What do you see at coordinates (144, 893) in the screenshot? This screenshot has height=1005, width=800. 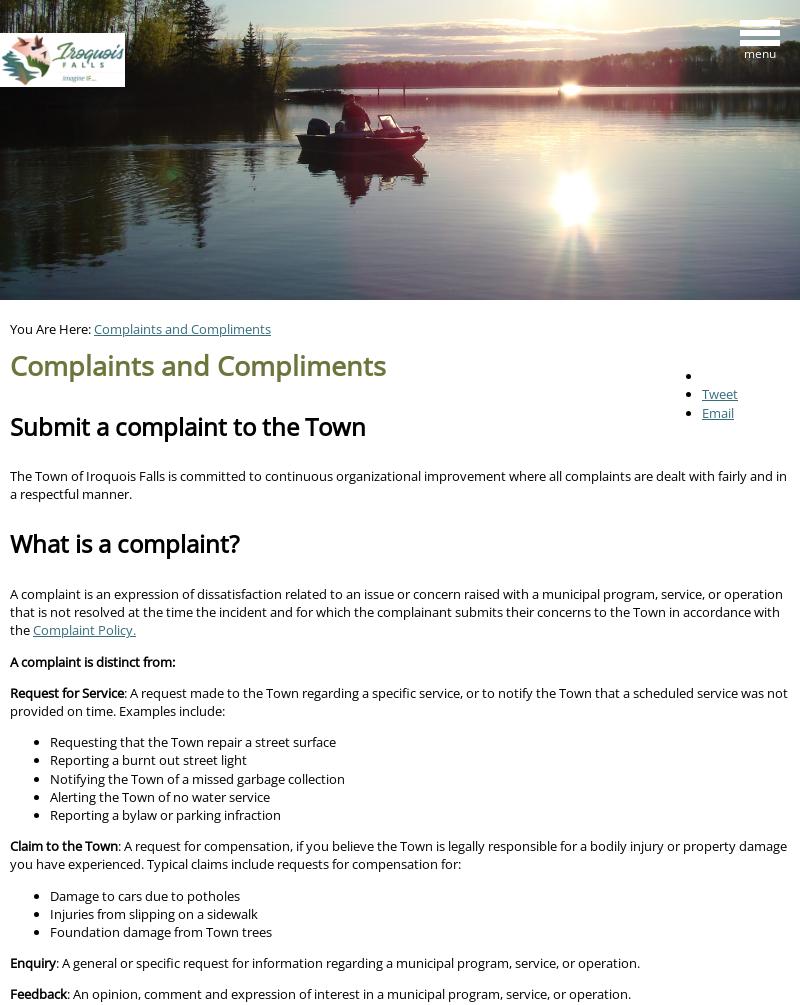 I see `'Damage to cars due to potholes'` at bounding box center [144, 893].